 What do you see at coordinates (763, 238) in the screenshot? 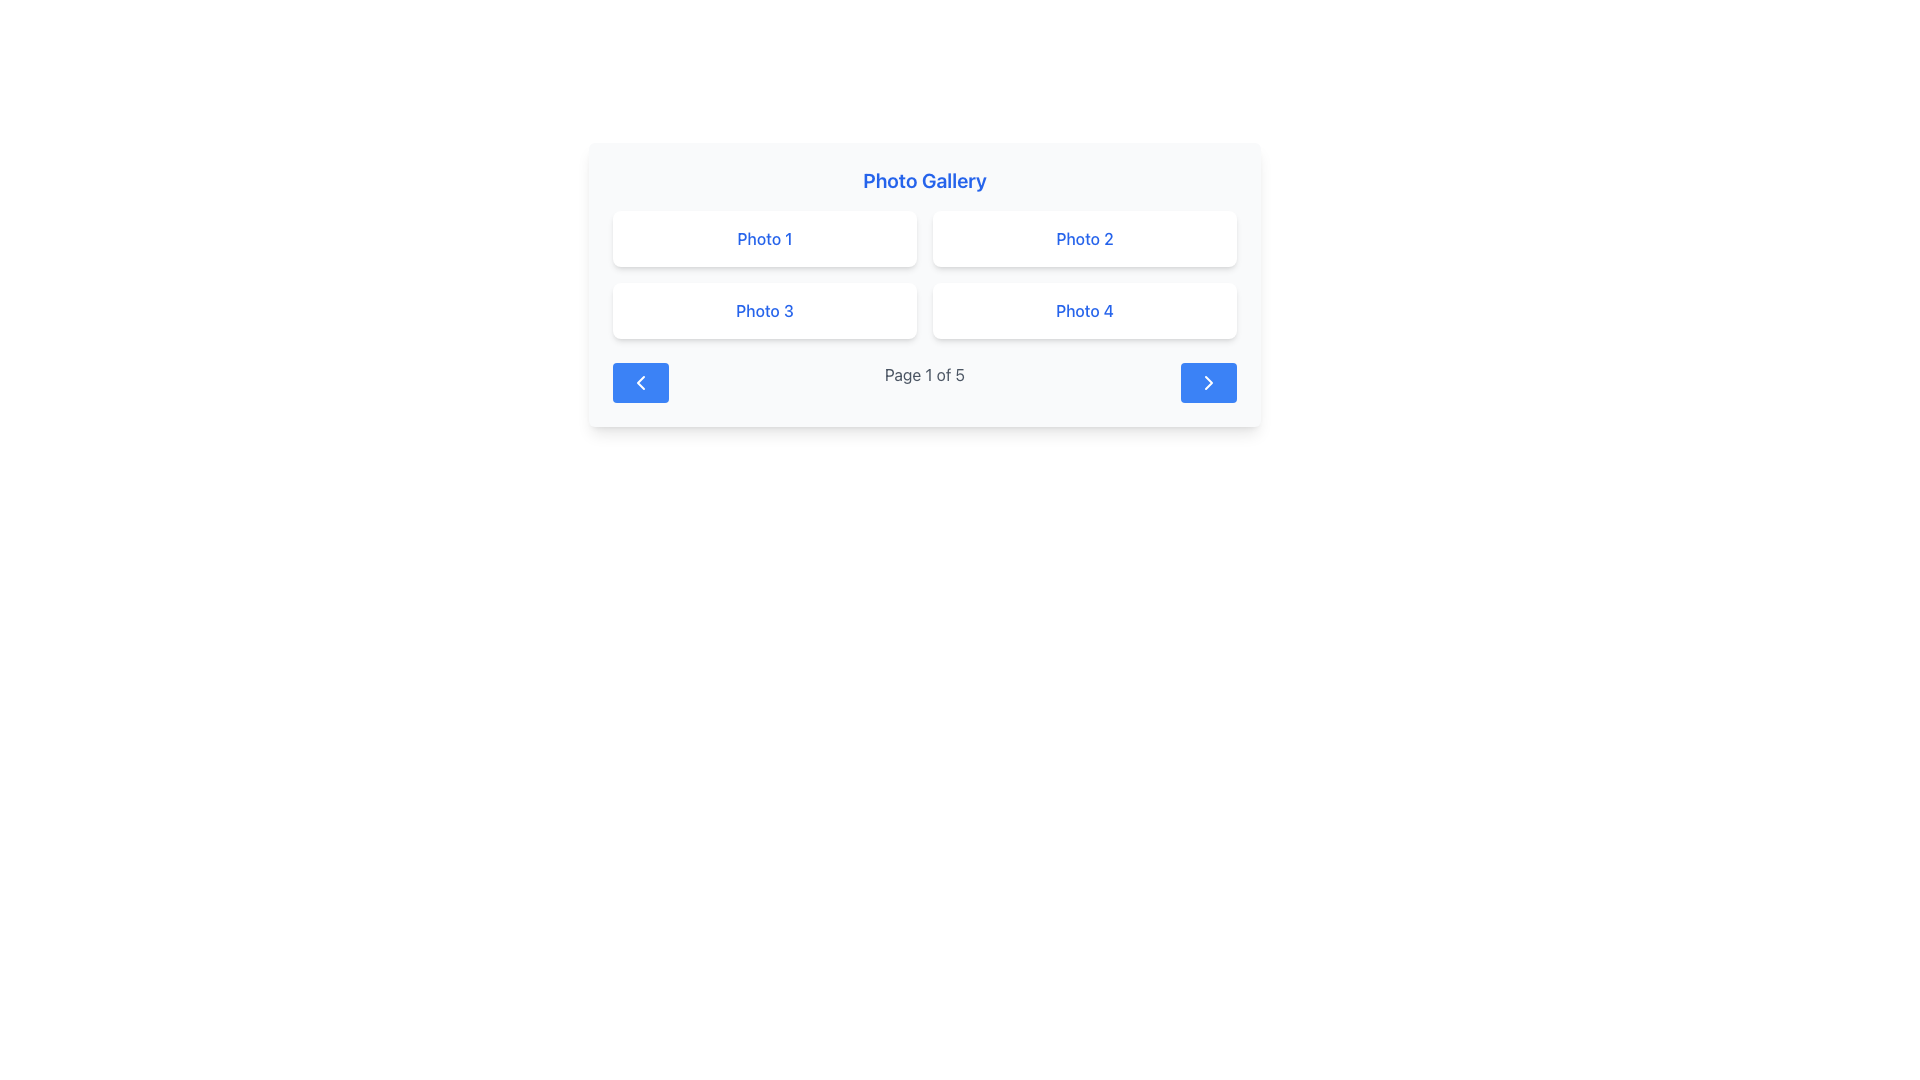
I see `the styled text element displaying 'Photo 1', which is located in the top-left cell of a 2x2 grid layout in the photo gallery interface` at bounding box center [763, 238].